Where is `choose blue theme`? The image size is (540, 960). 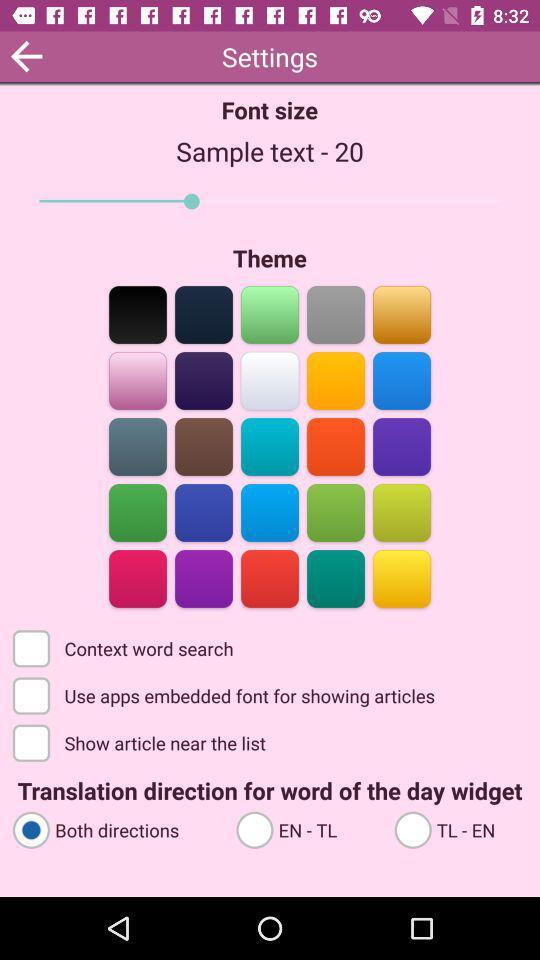
choose blue theme is located at coordinates (401, 378).